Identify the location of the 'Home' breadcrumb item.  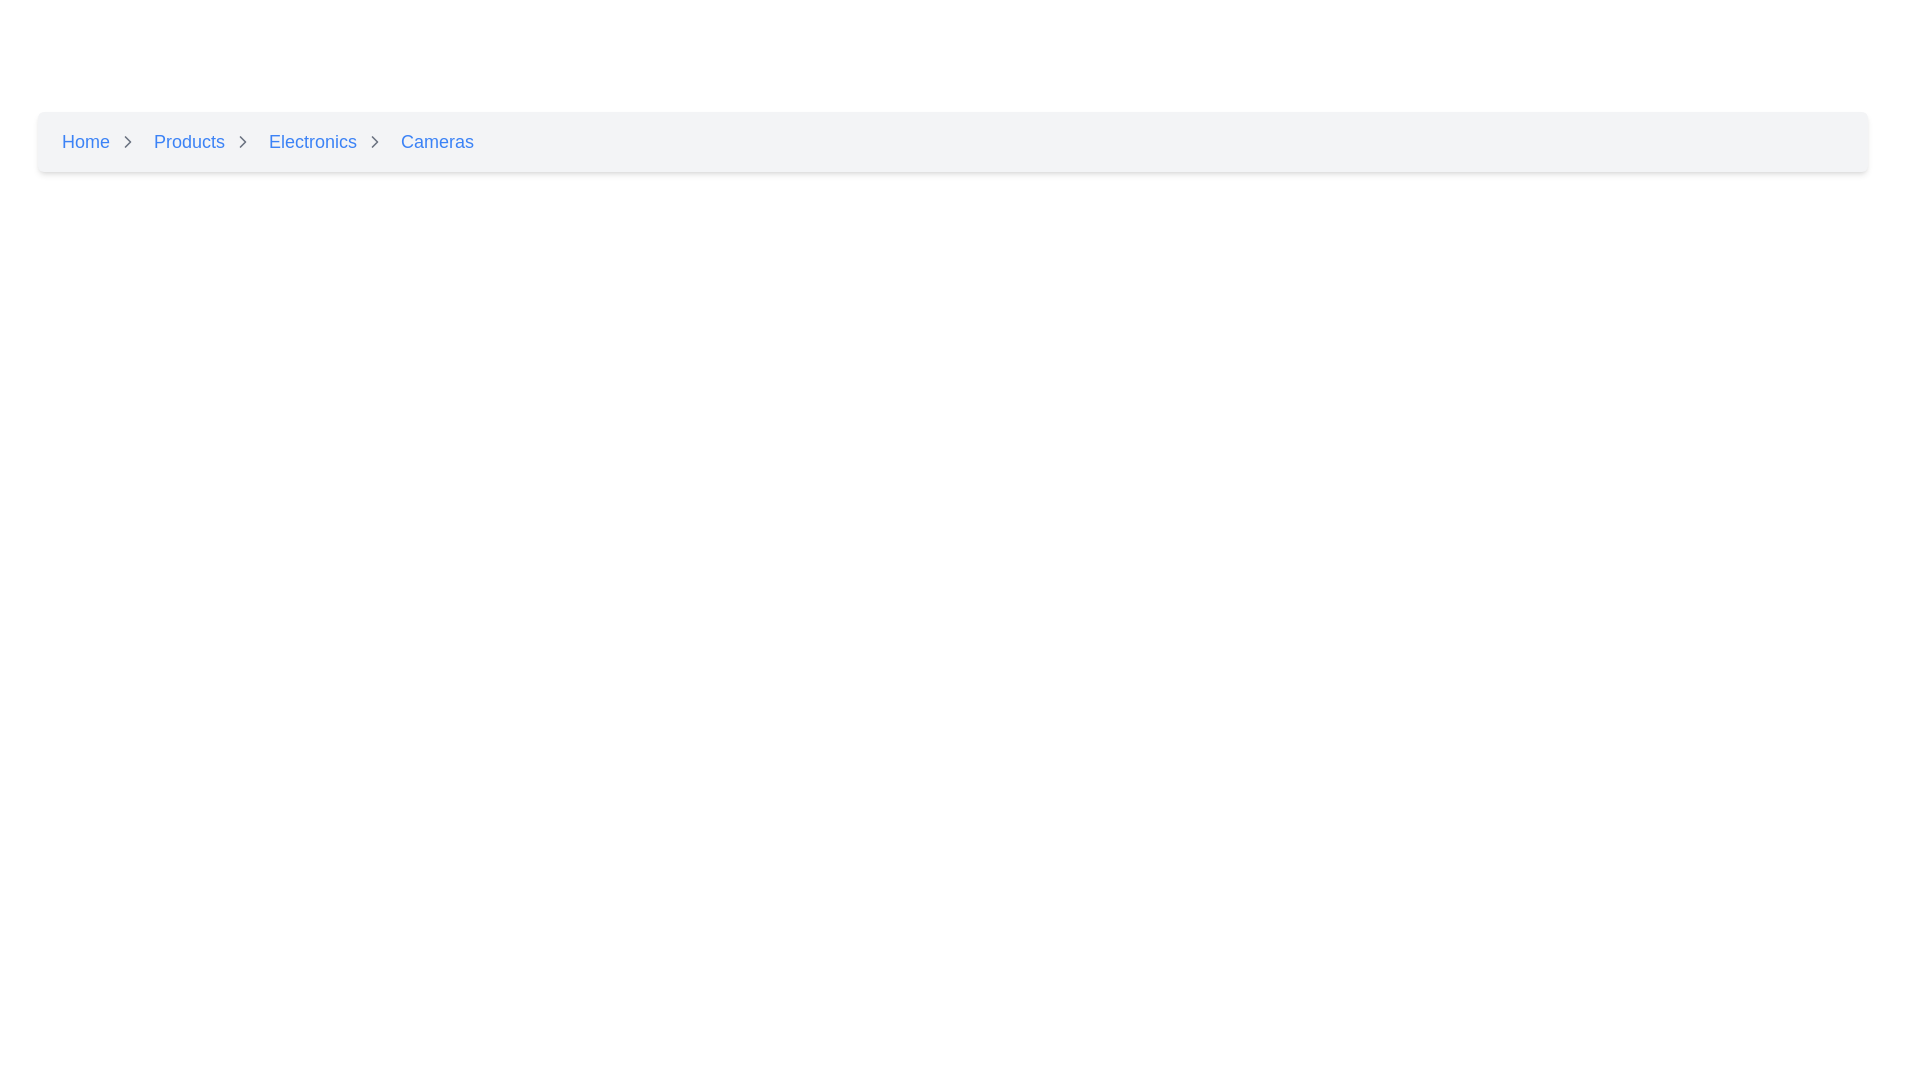
(103, 141).